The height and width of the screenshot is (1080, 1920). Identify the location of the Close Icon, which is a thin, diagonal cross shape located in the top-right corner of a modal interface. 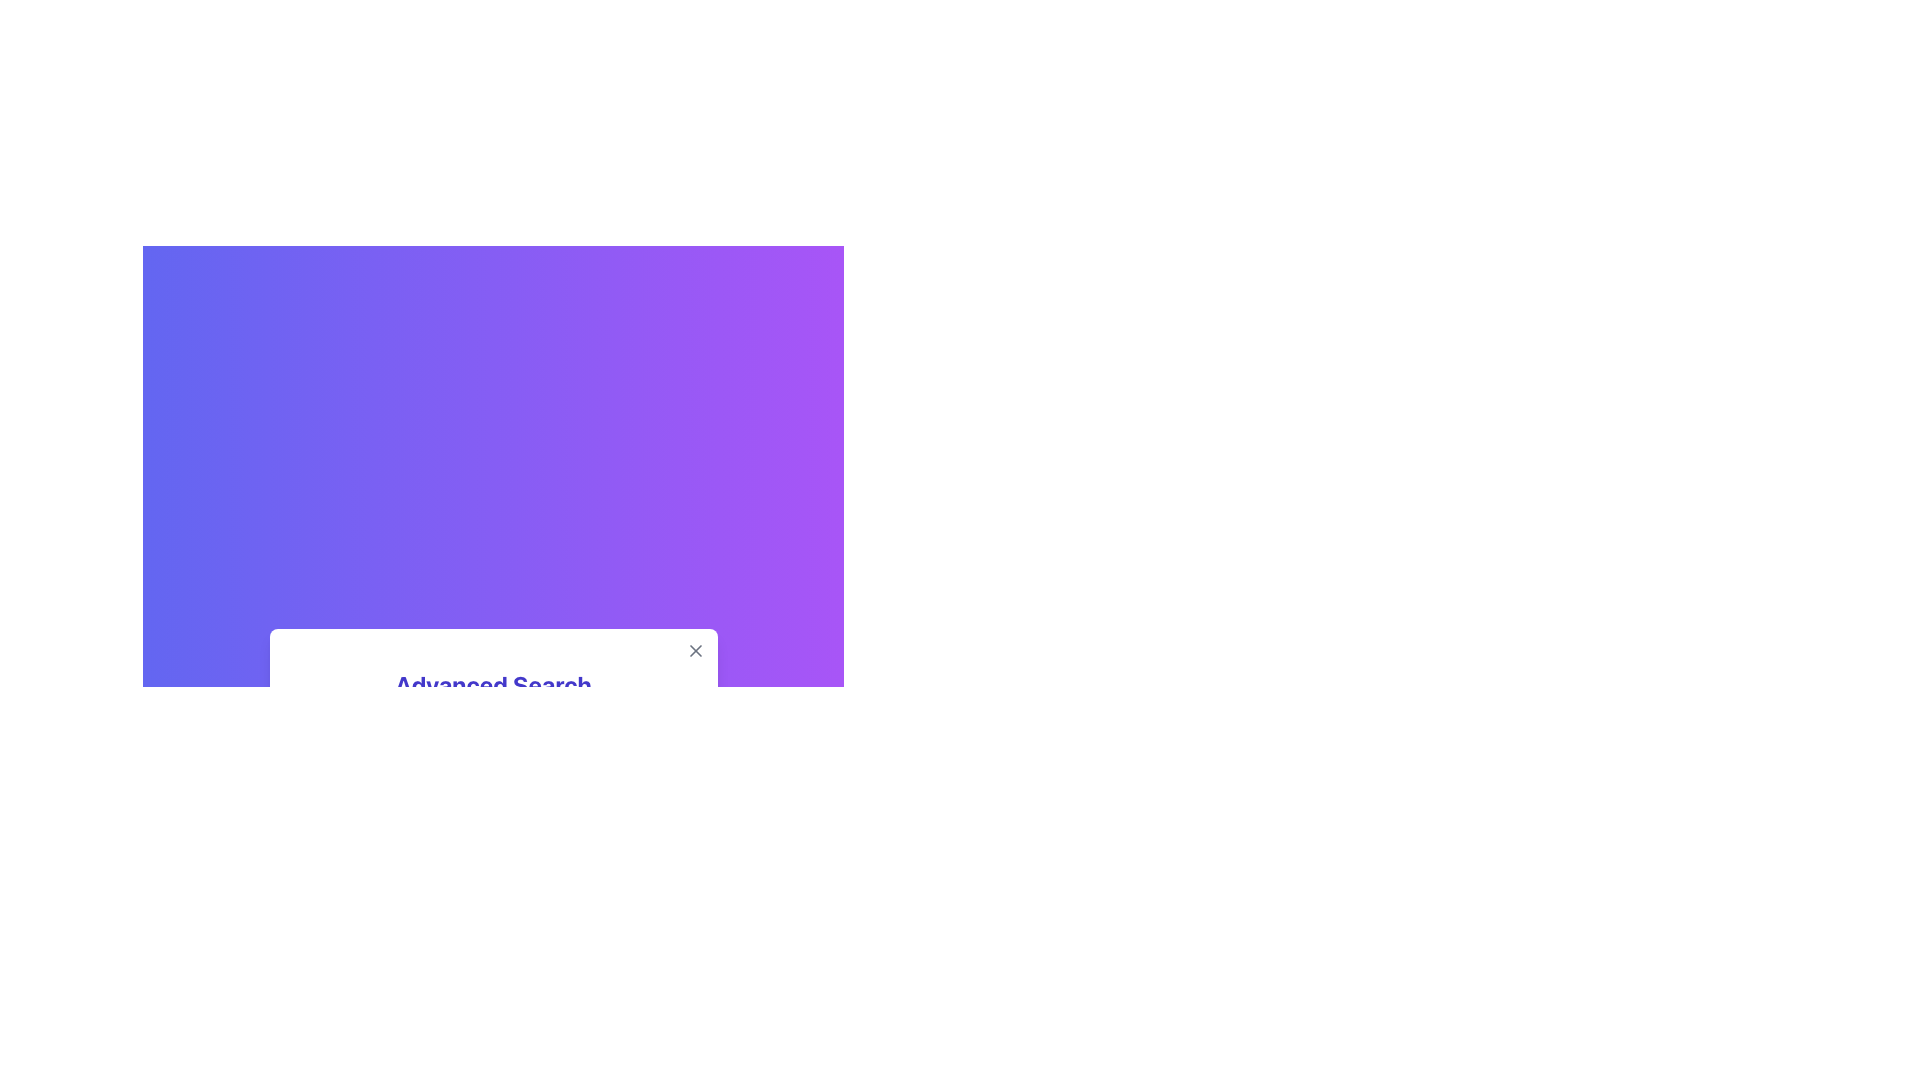
(695, 651).